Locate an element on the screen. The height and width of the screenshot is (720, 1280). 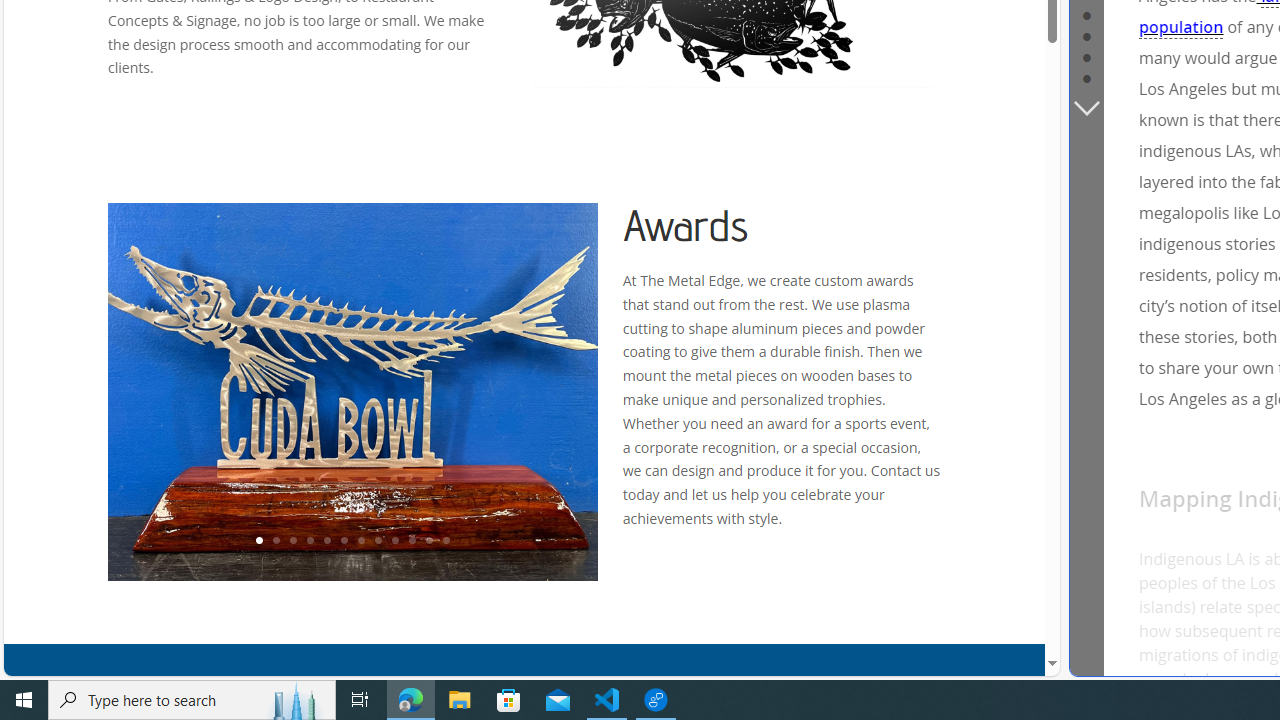
'11' is located at coordinates (427, 541).